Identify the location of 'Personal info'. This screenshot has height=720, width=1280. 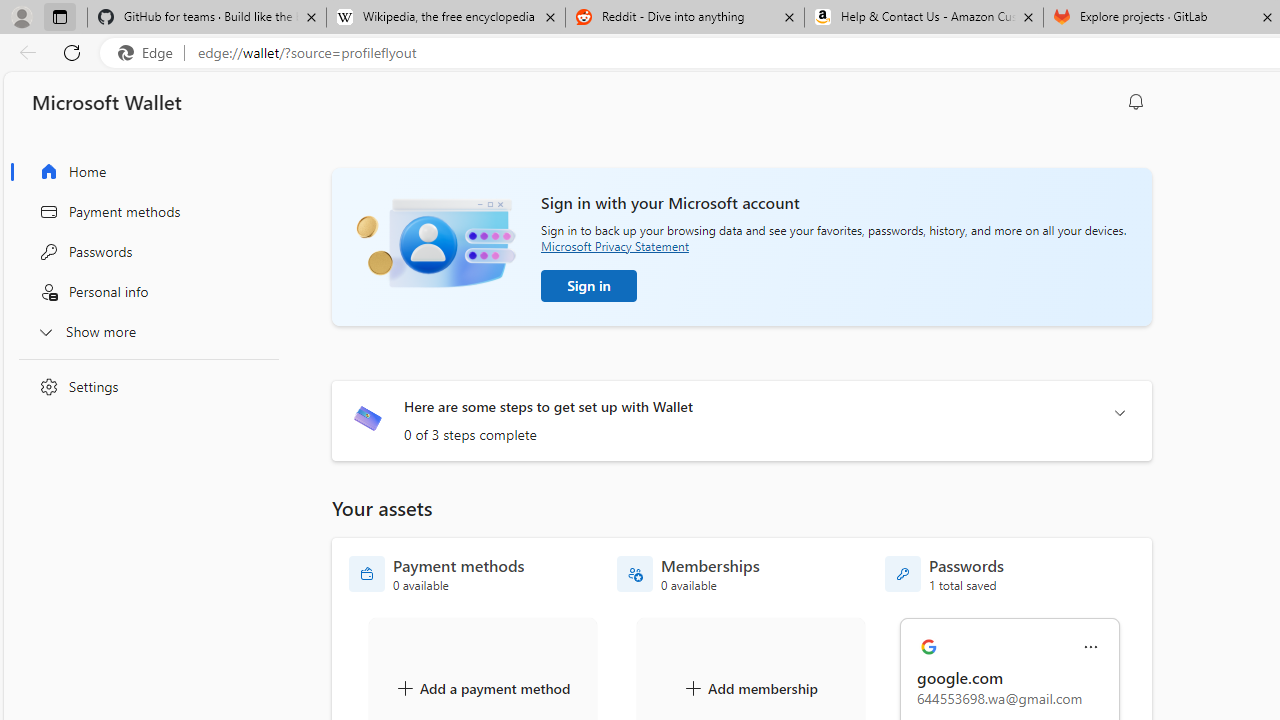
(143, 292).